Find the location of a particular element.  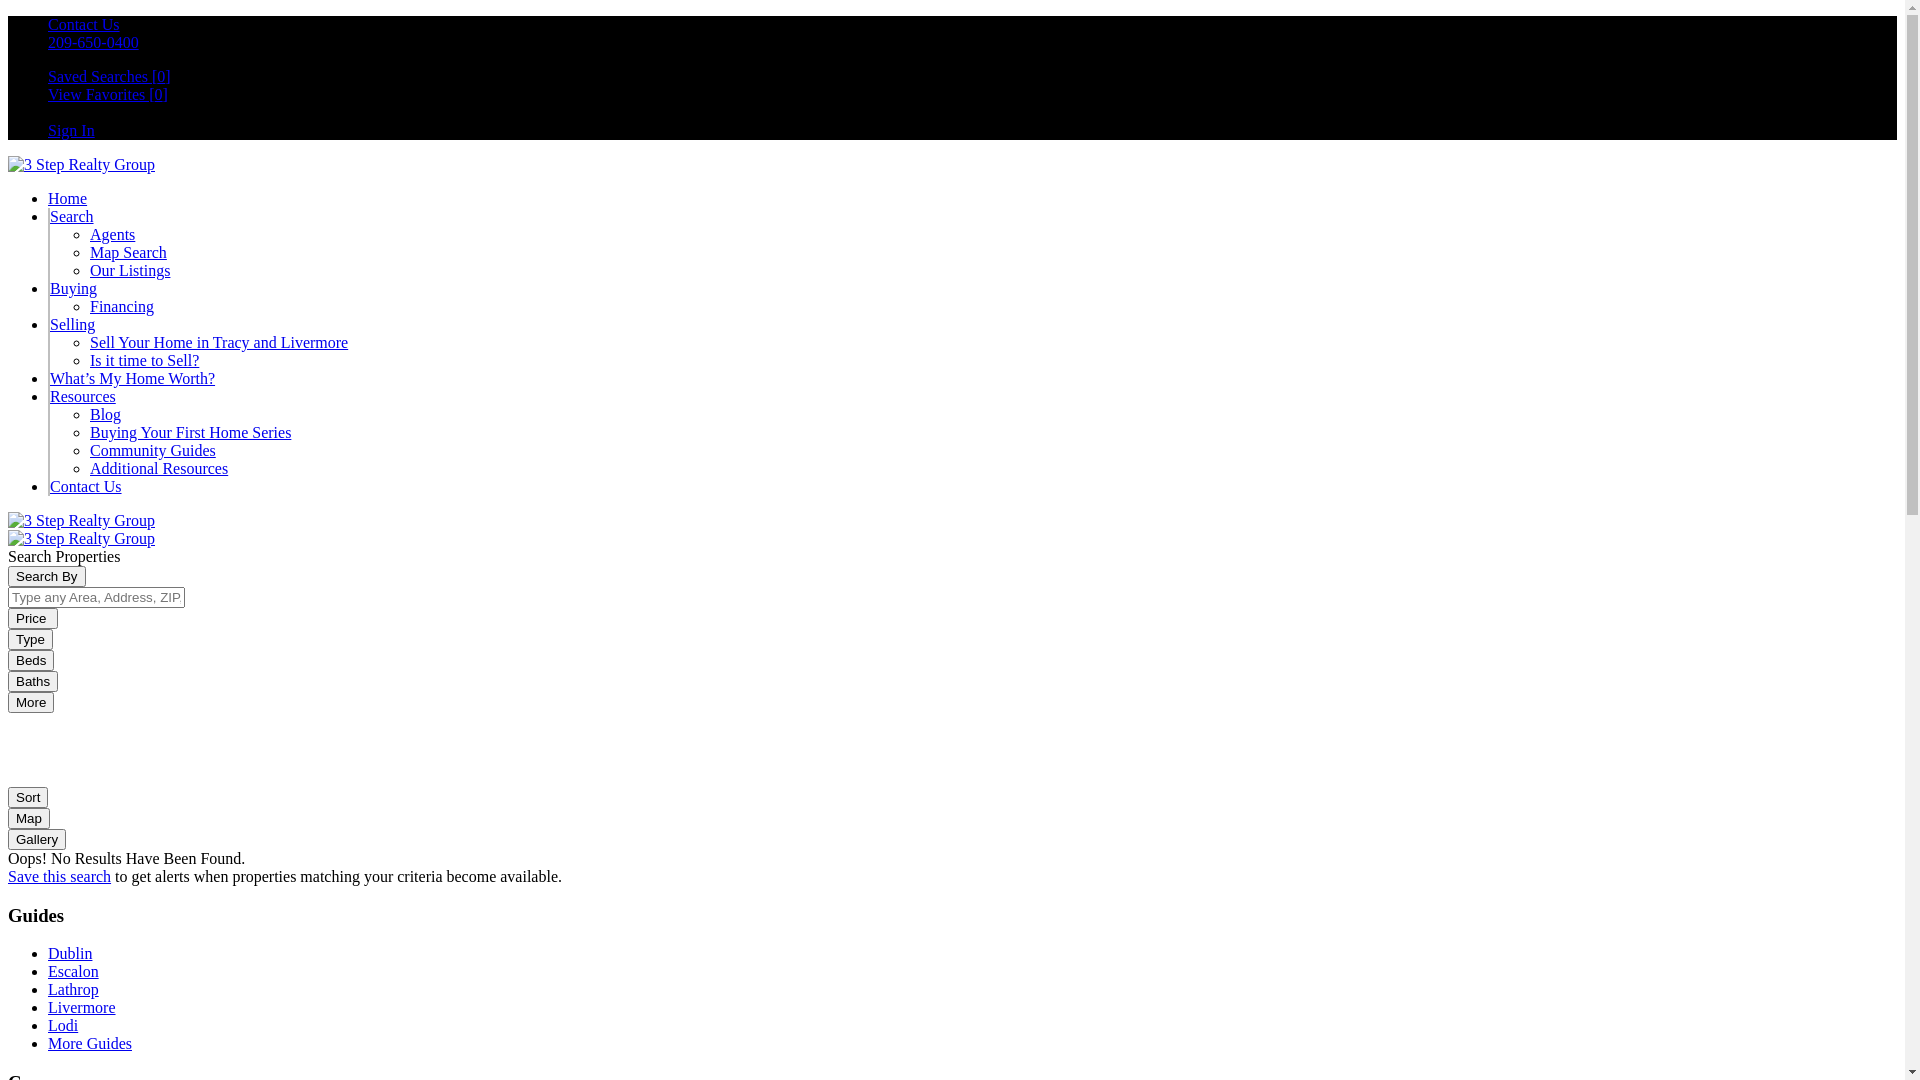

'Additional Resources' is located at coordinates (157, 468).